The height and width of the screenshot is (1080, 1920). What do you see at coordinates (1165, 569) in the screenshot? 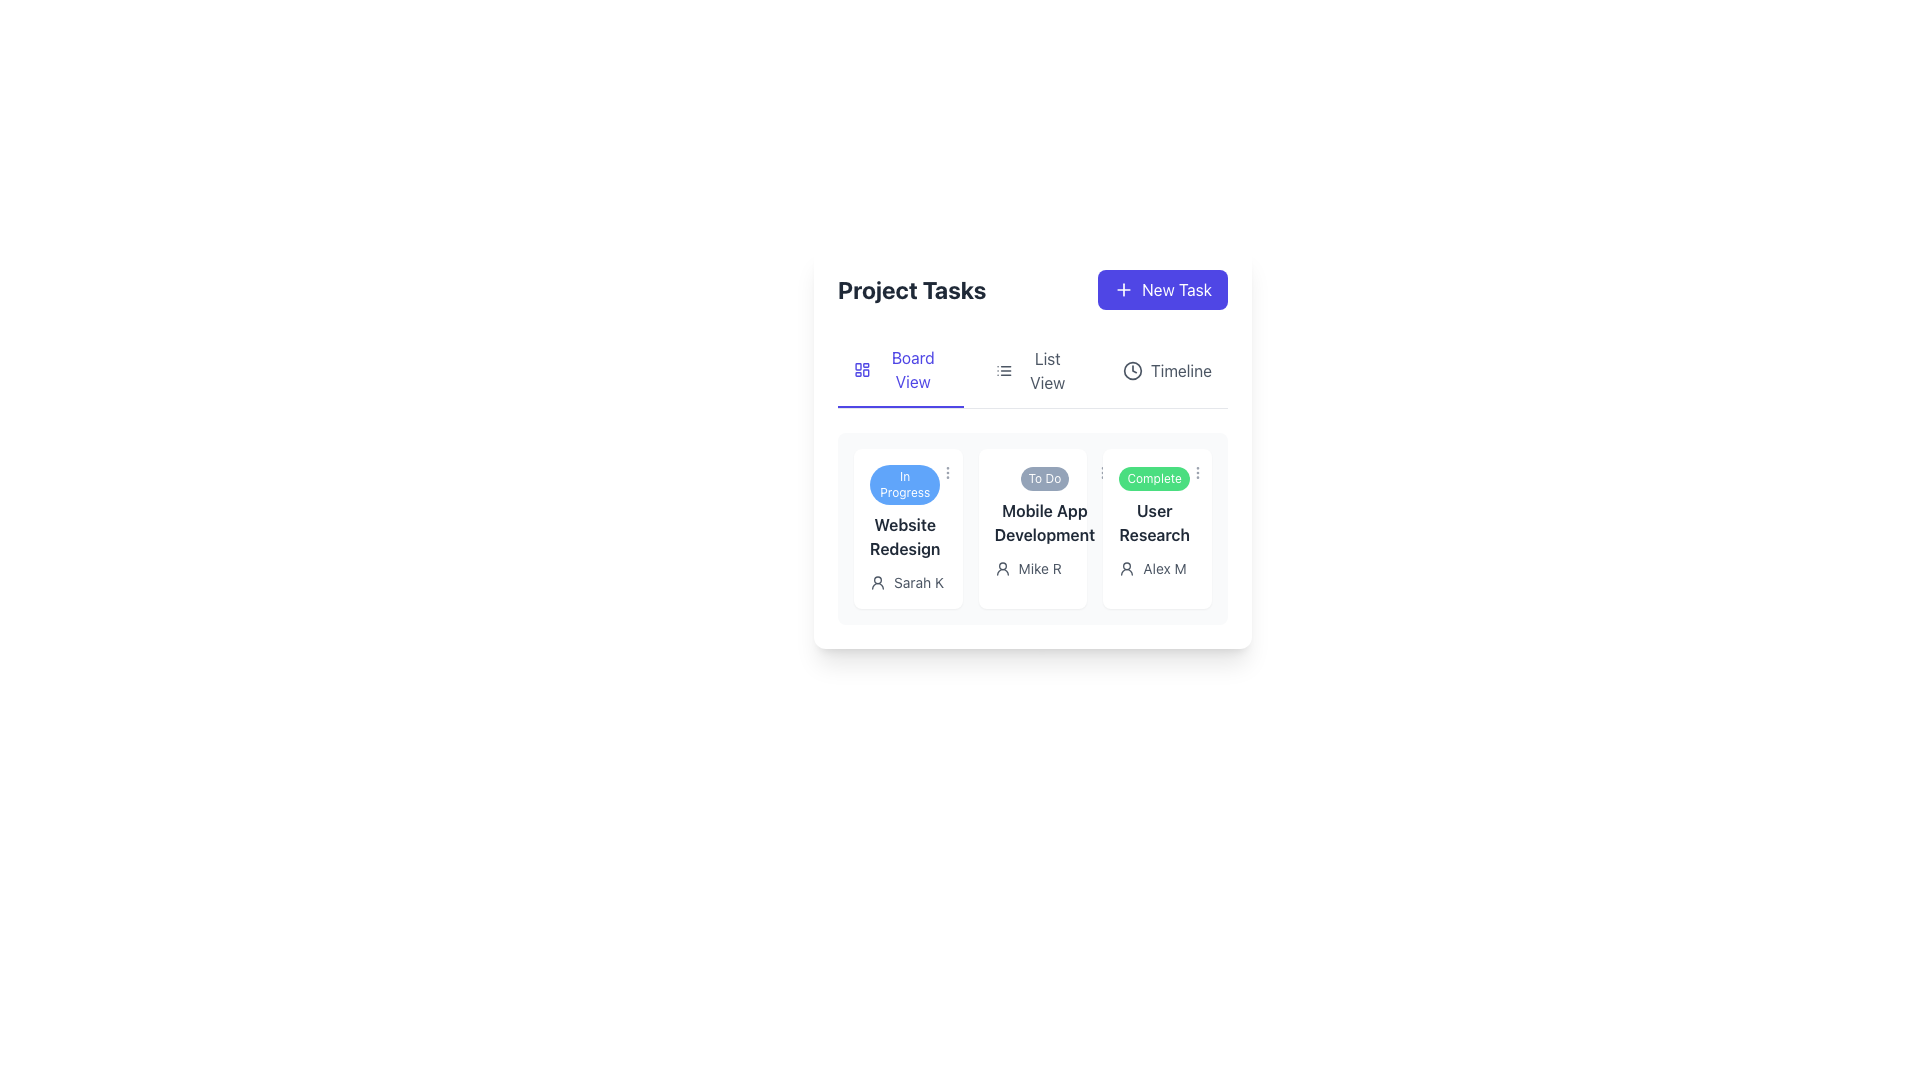
I see `the text label displaying 'Alex M' styled in gray, located in the 'User Research' card within the 'Project Tasks' section` at bounding box center [1165, 569].